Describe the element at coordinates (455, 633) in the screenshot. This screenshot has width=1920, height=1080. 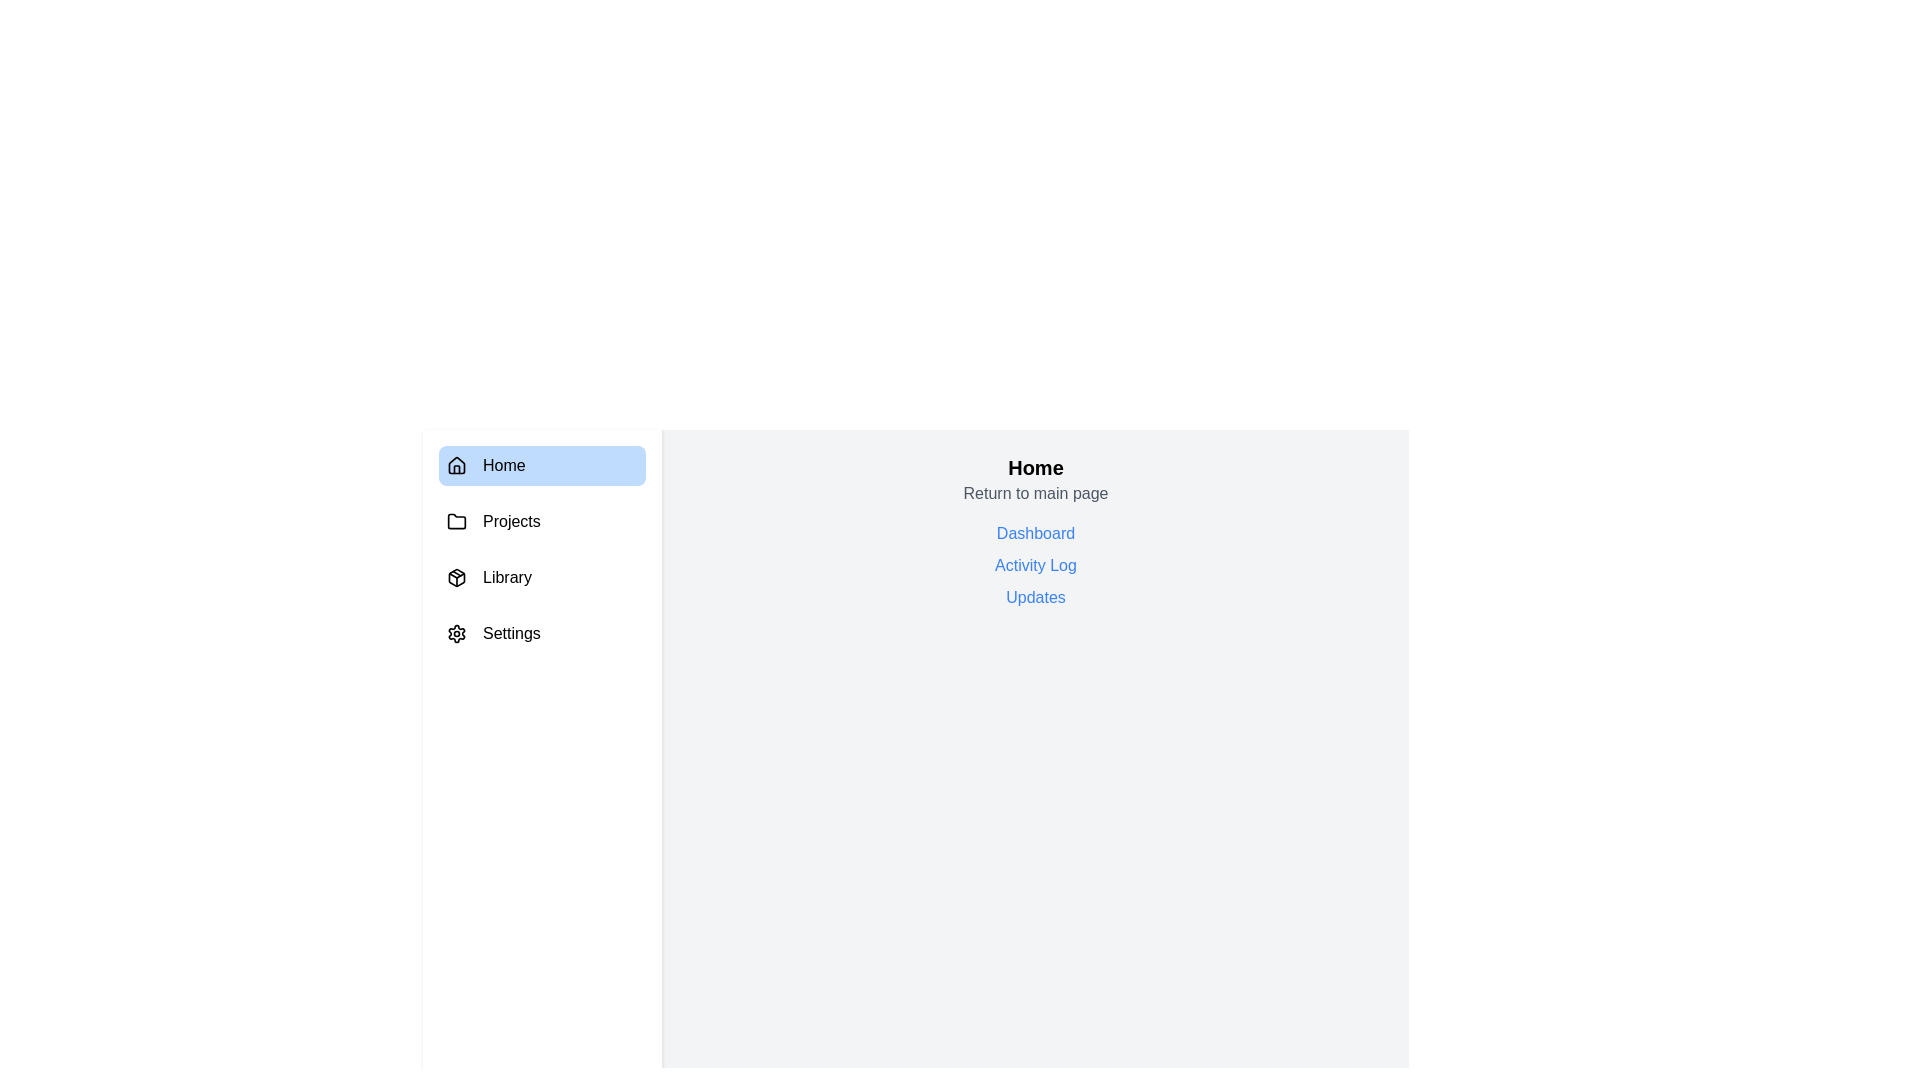
I see `the settings icon located in the left-side navigation bar, adjacent to the text label 'Settings'` at that location.